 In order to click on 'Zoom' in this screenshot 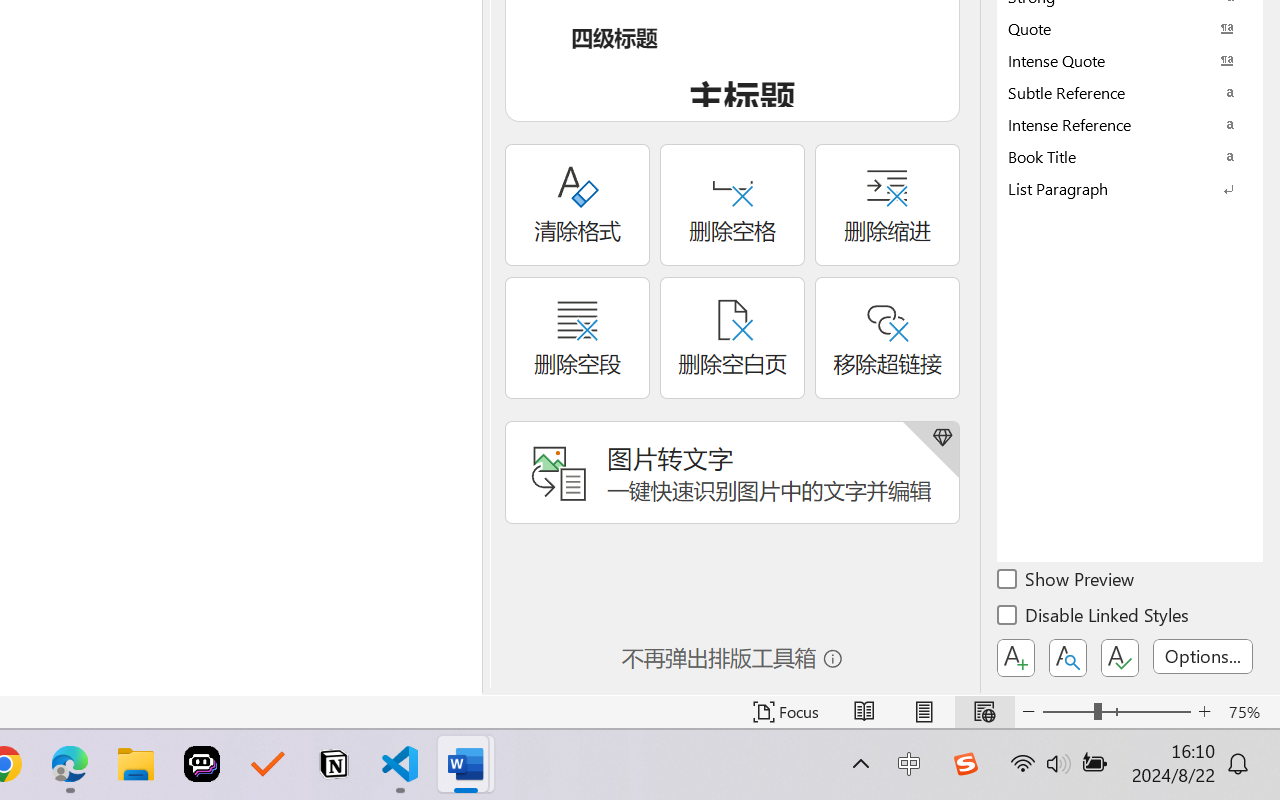, I will do `click(1115, 711)`.